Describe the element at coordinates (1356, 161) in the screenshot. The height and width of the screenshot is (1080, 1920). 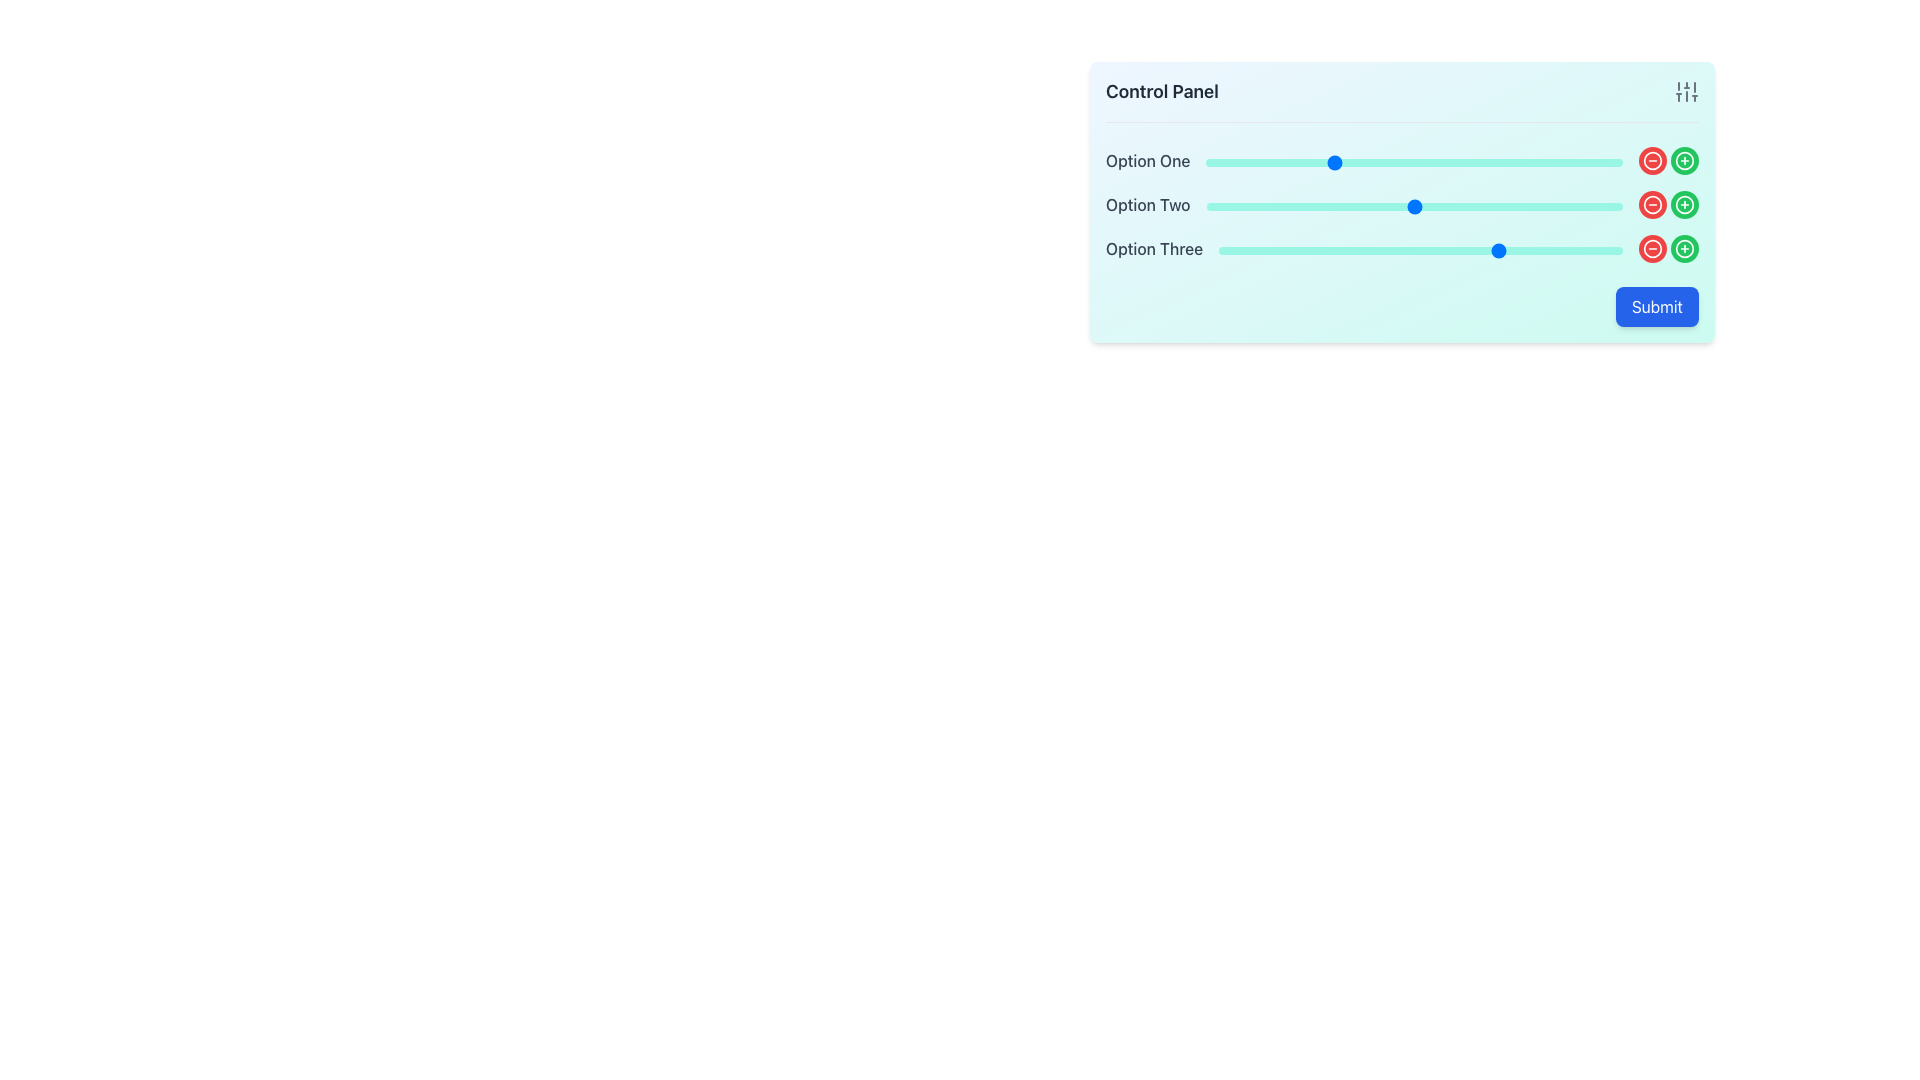
I see `the slider` at that location.